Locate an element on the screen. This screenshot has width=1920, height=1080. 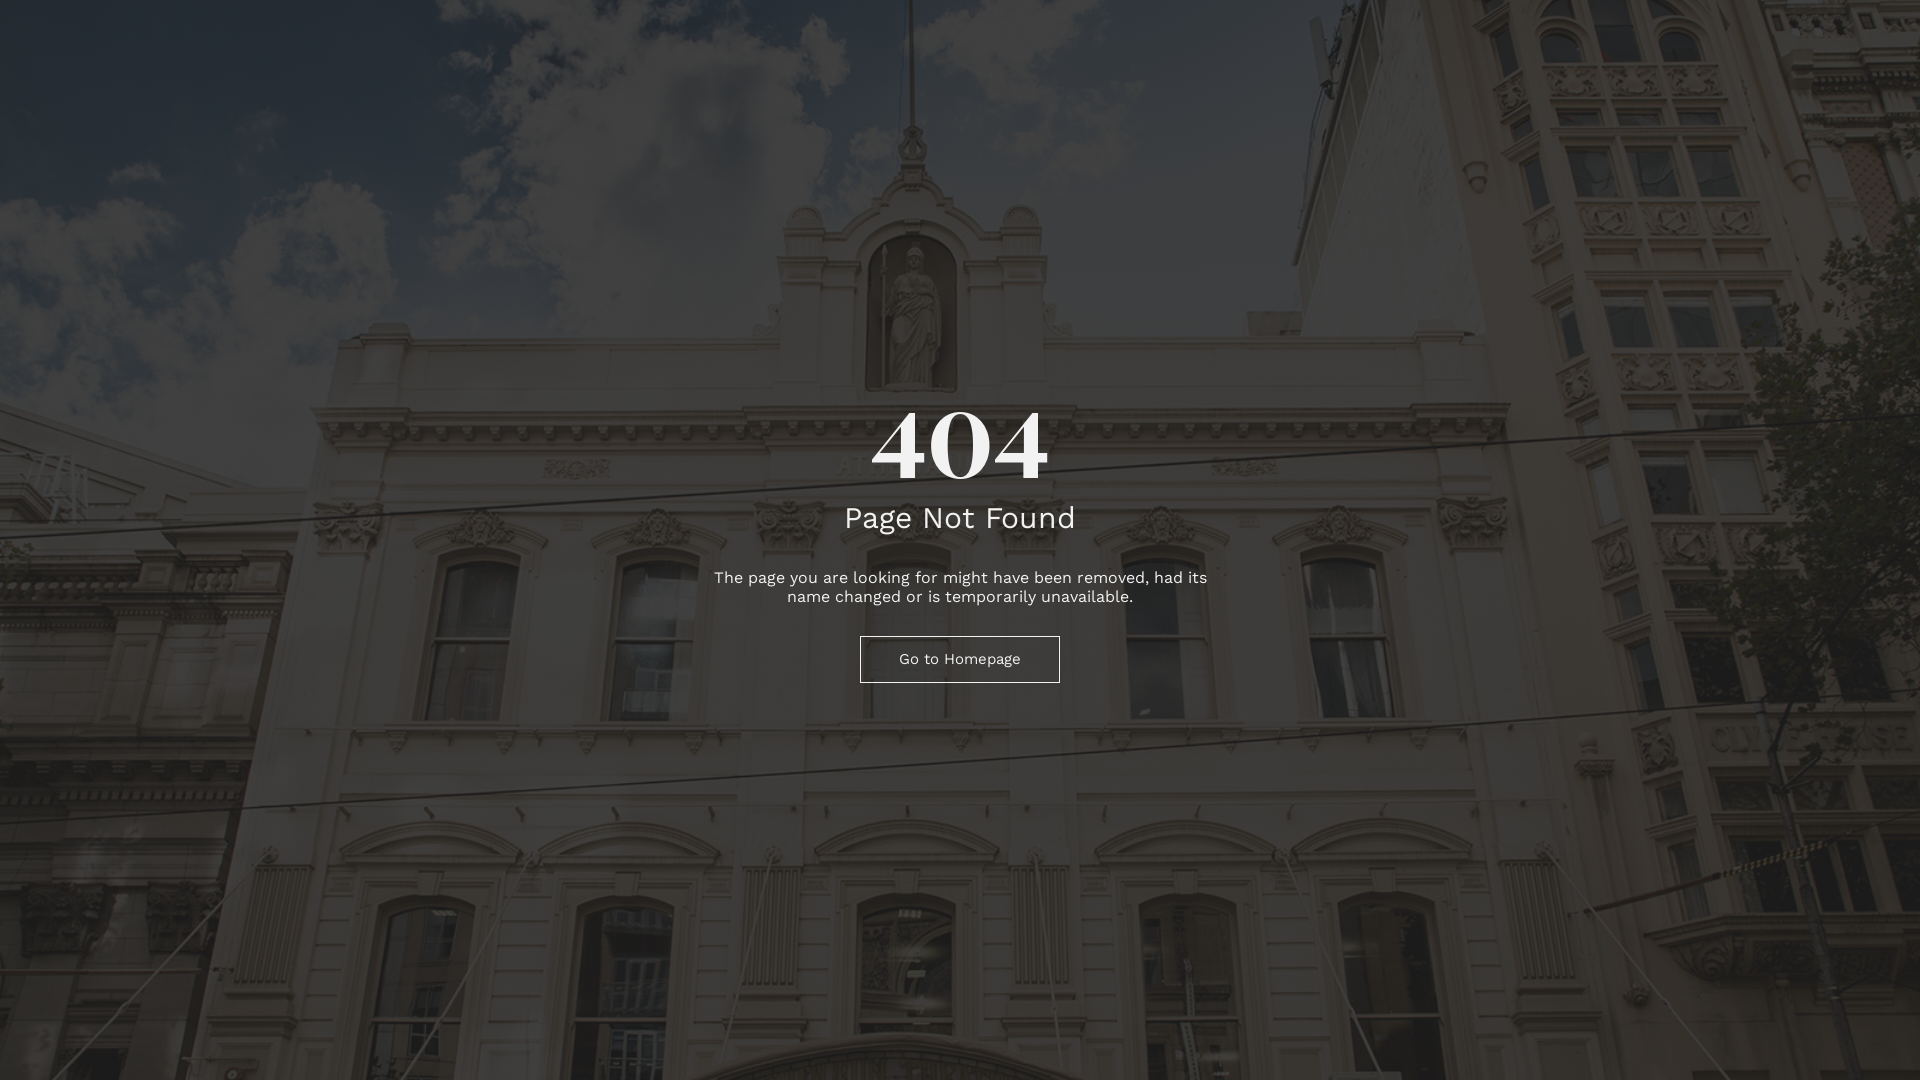
'Go to Homepage' is located at coordinates (960, 659).